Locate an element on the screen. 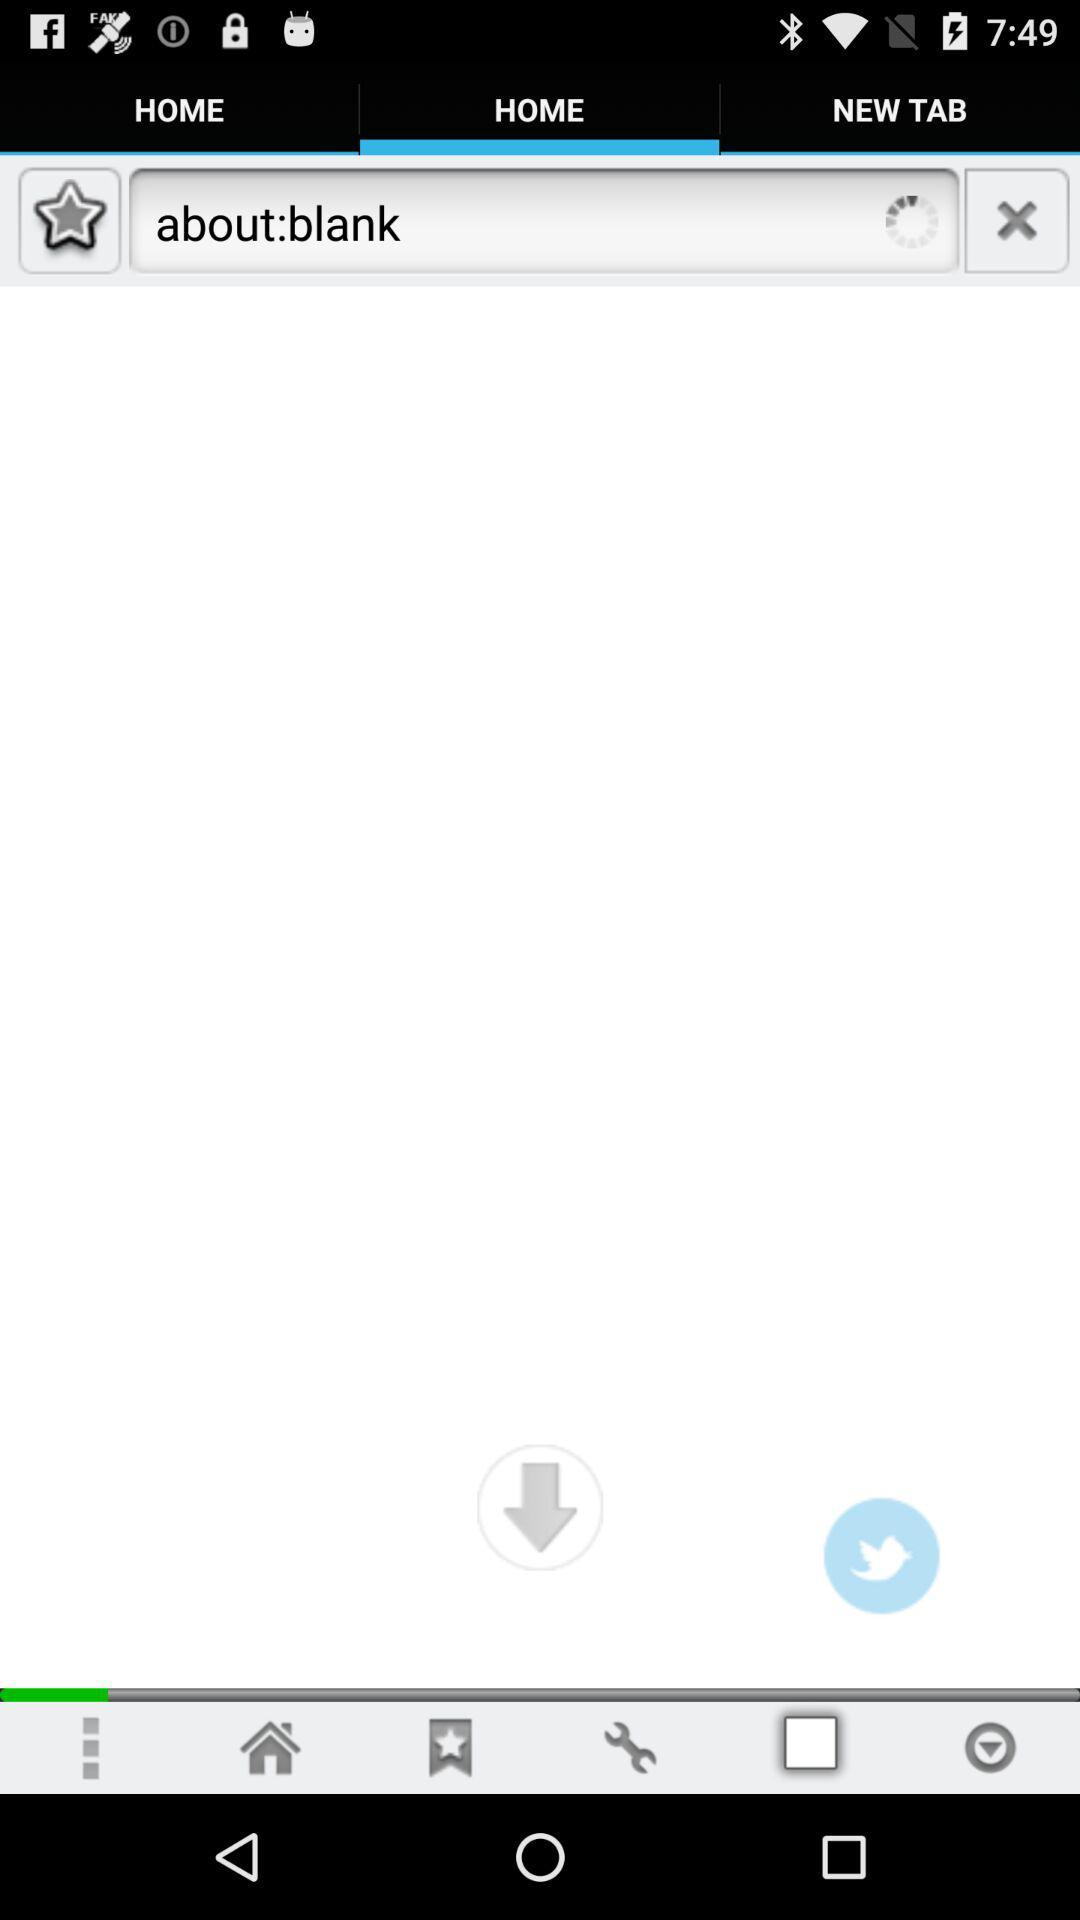  the bookmark icon is located at coordinates (450, 1869).